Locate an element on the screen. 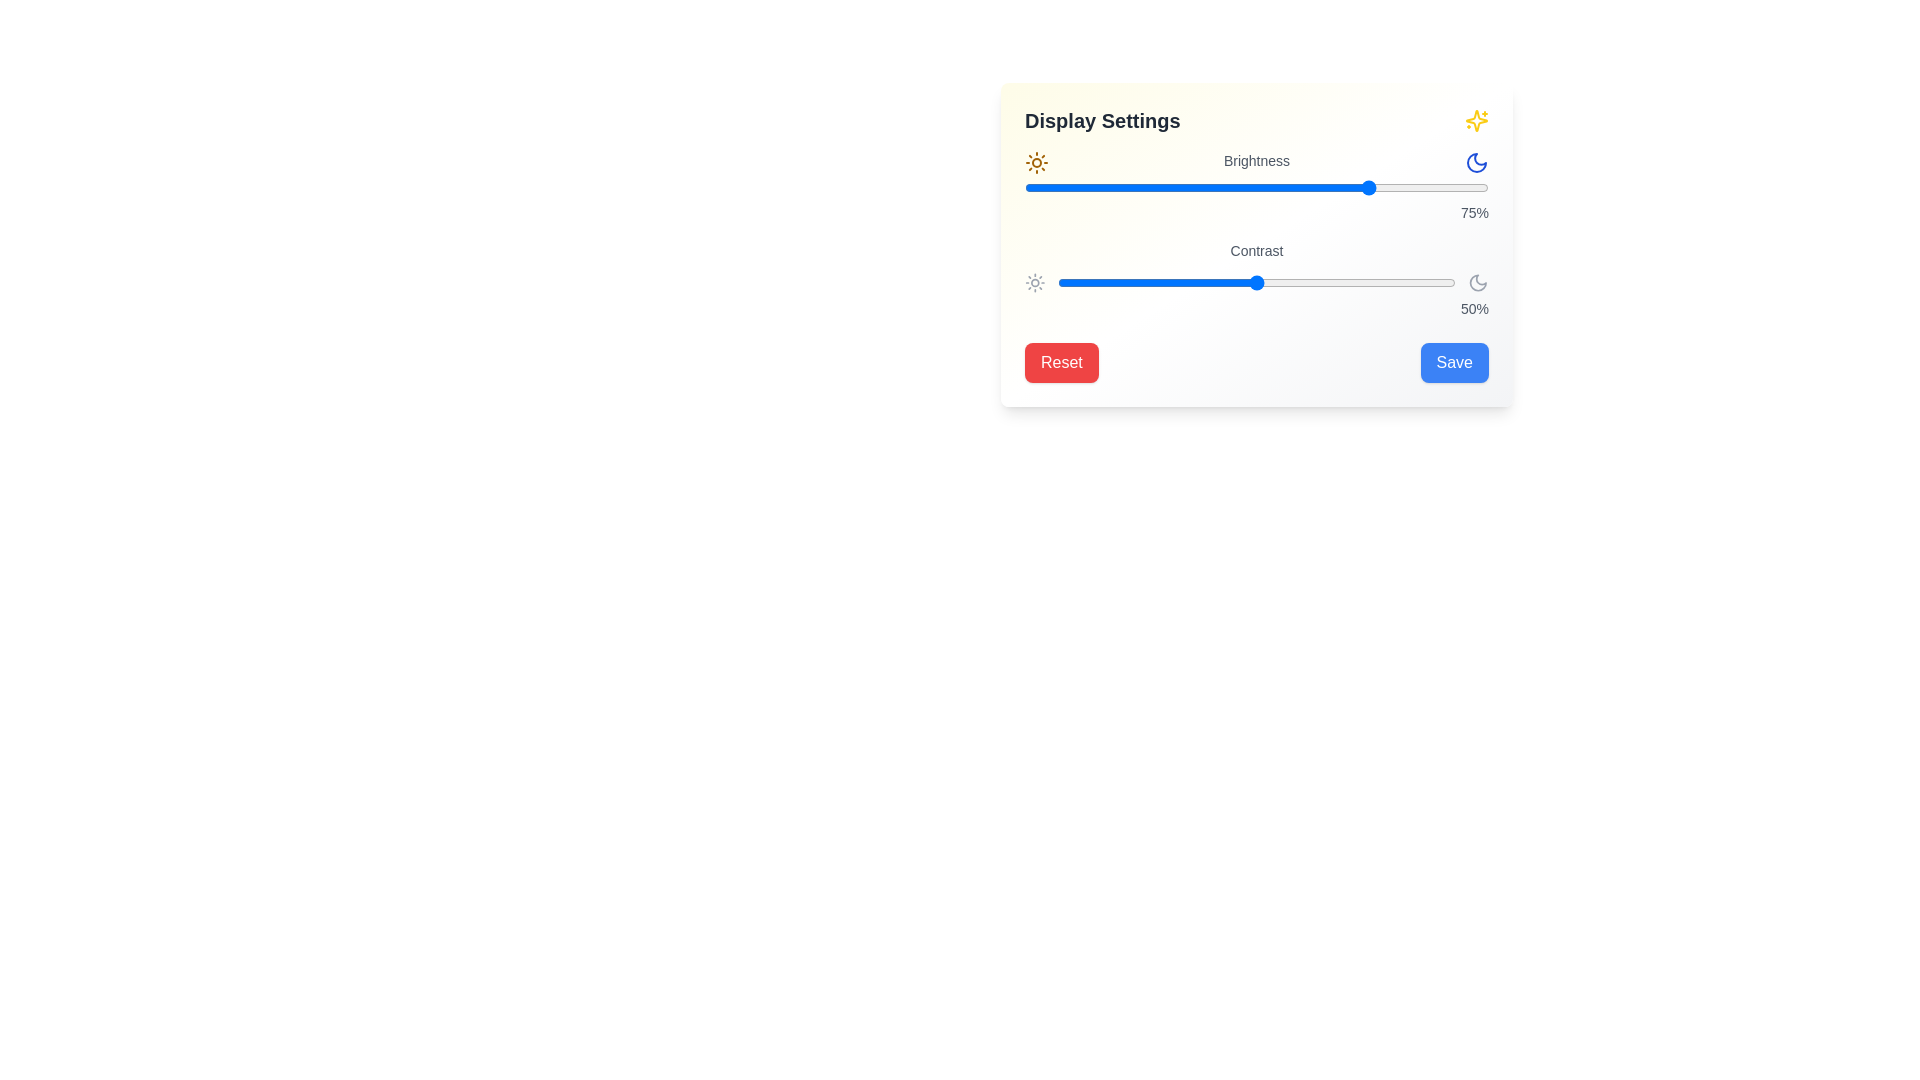  brightness is located at coordinates (1141, 188).